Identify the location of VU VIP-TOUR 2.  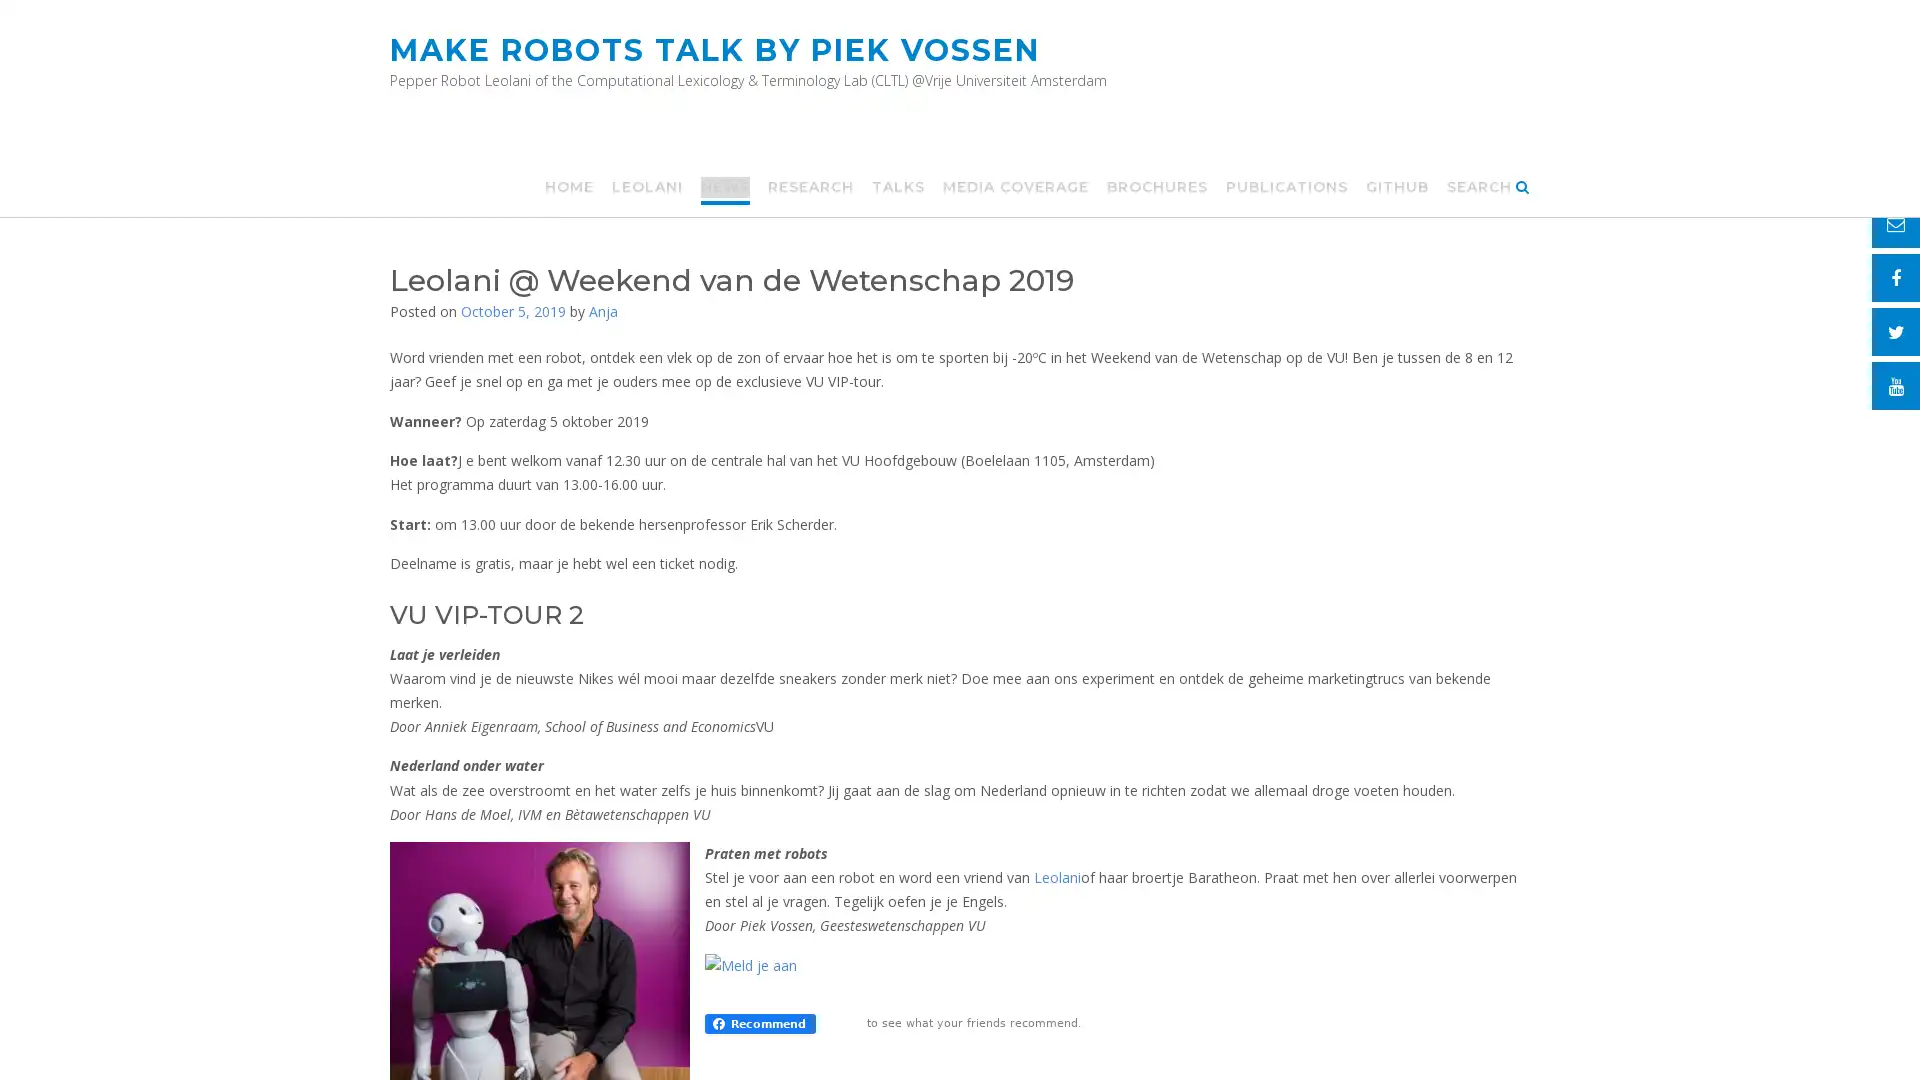
(486, 612).